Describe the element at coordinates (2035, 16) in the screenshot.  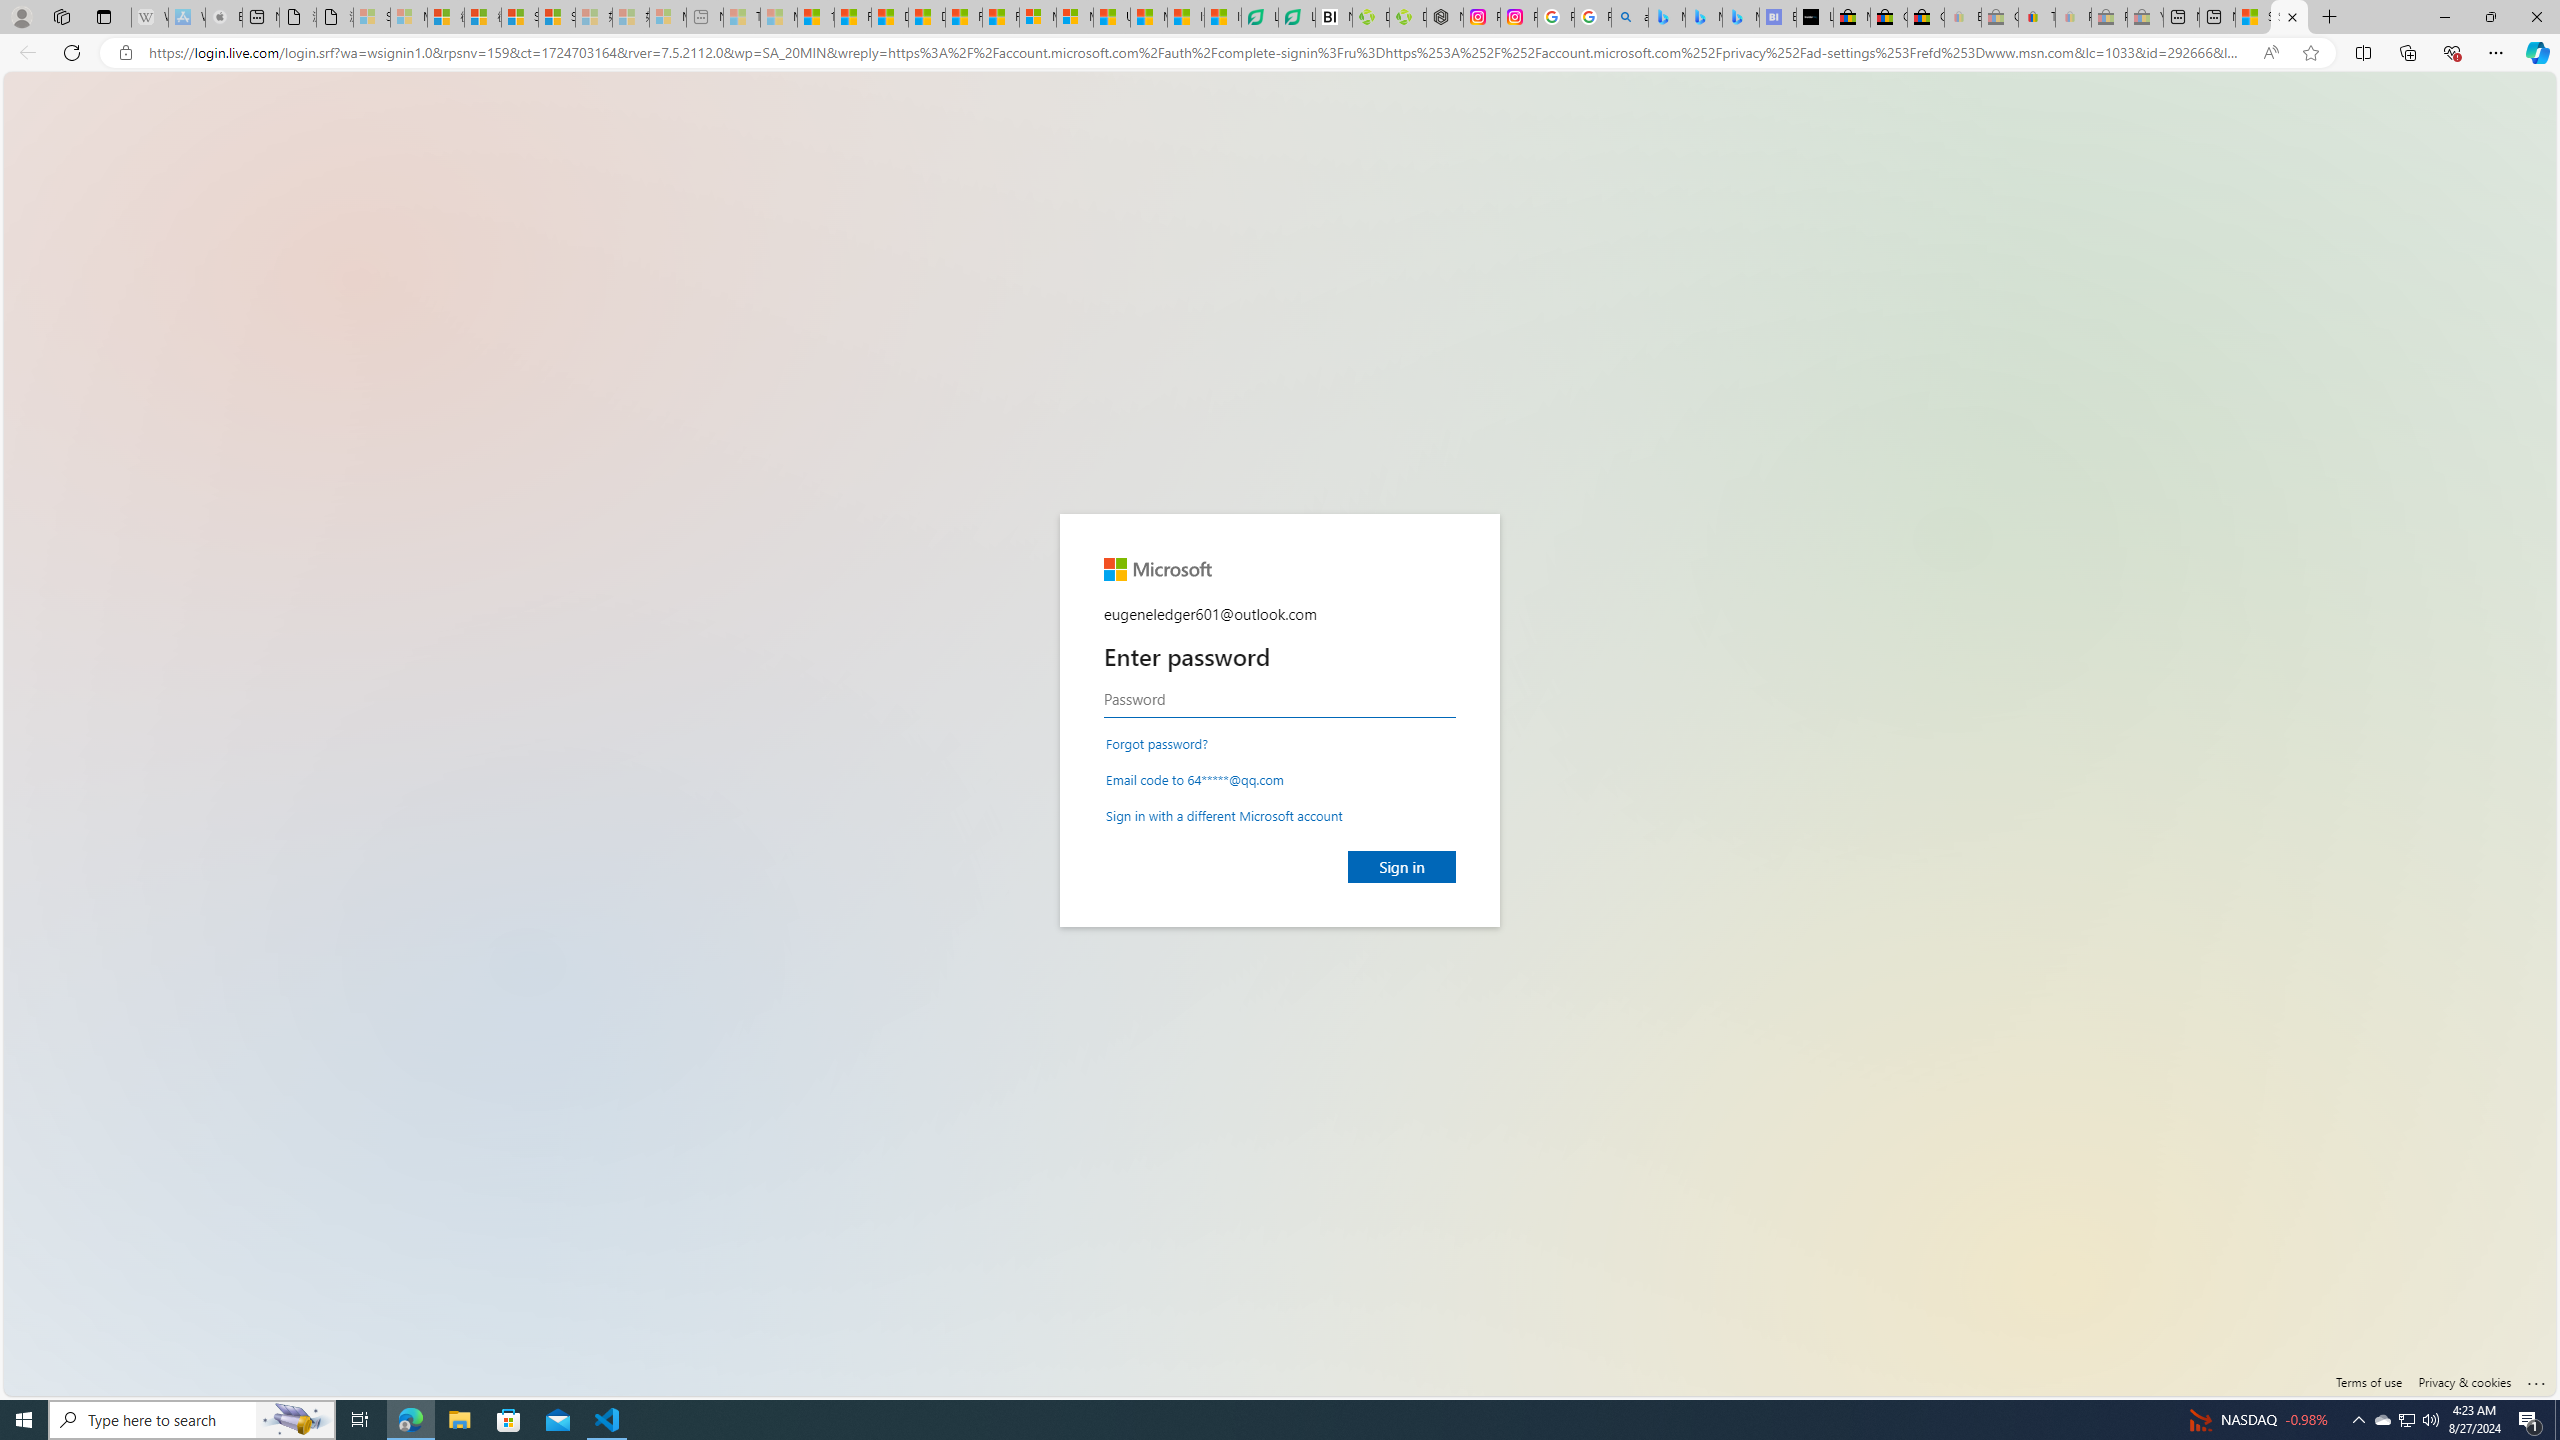
I see `'Threats and offensive language policy | eBay'` at that location.